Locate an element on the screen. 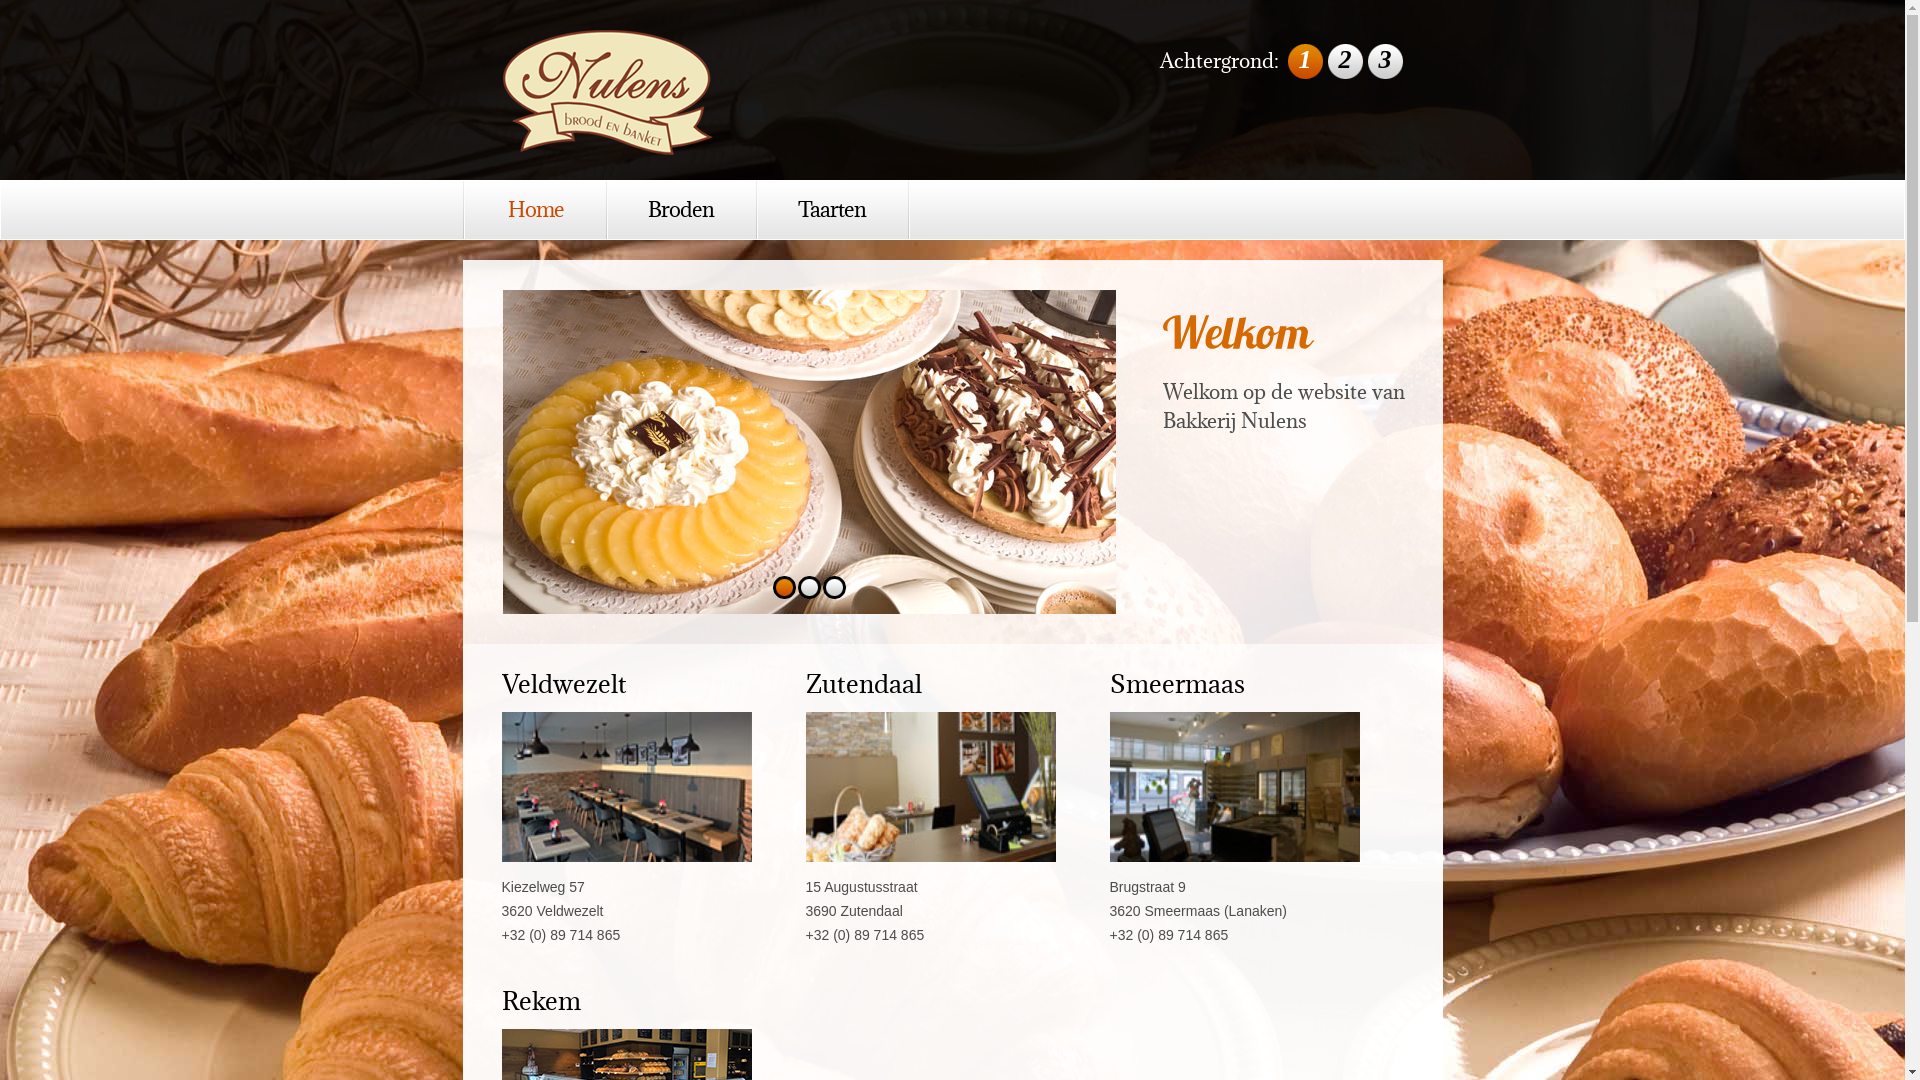 This screenshot has width=1920, height=1080. '3' is located at coordinates (833, 586).